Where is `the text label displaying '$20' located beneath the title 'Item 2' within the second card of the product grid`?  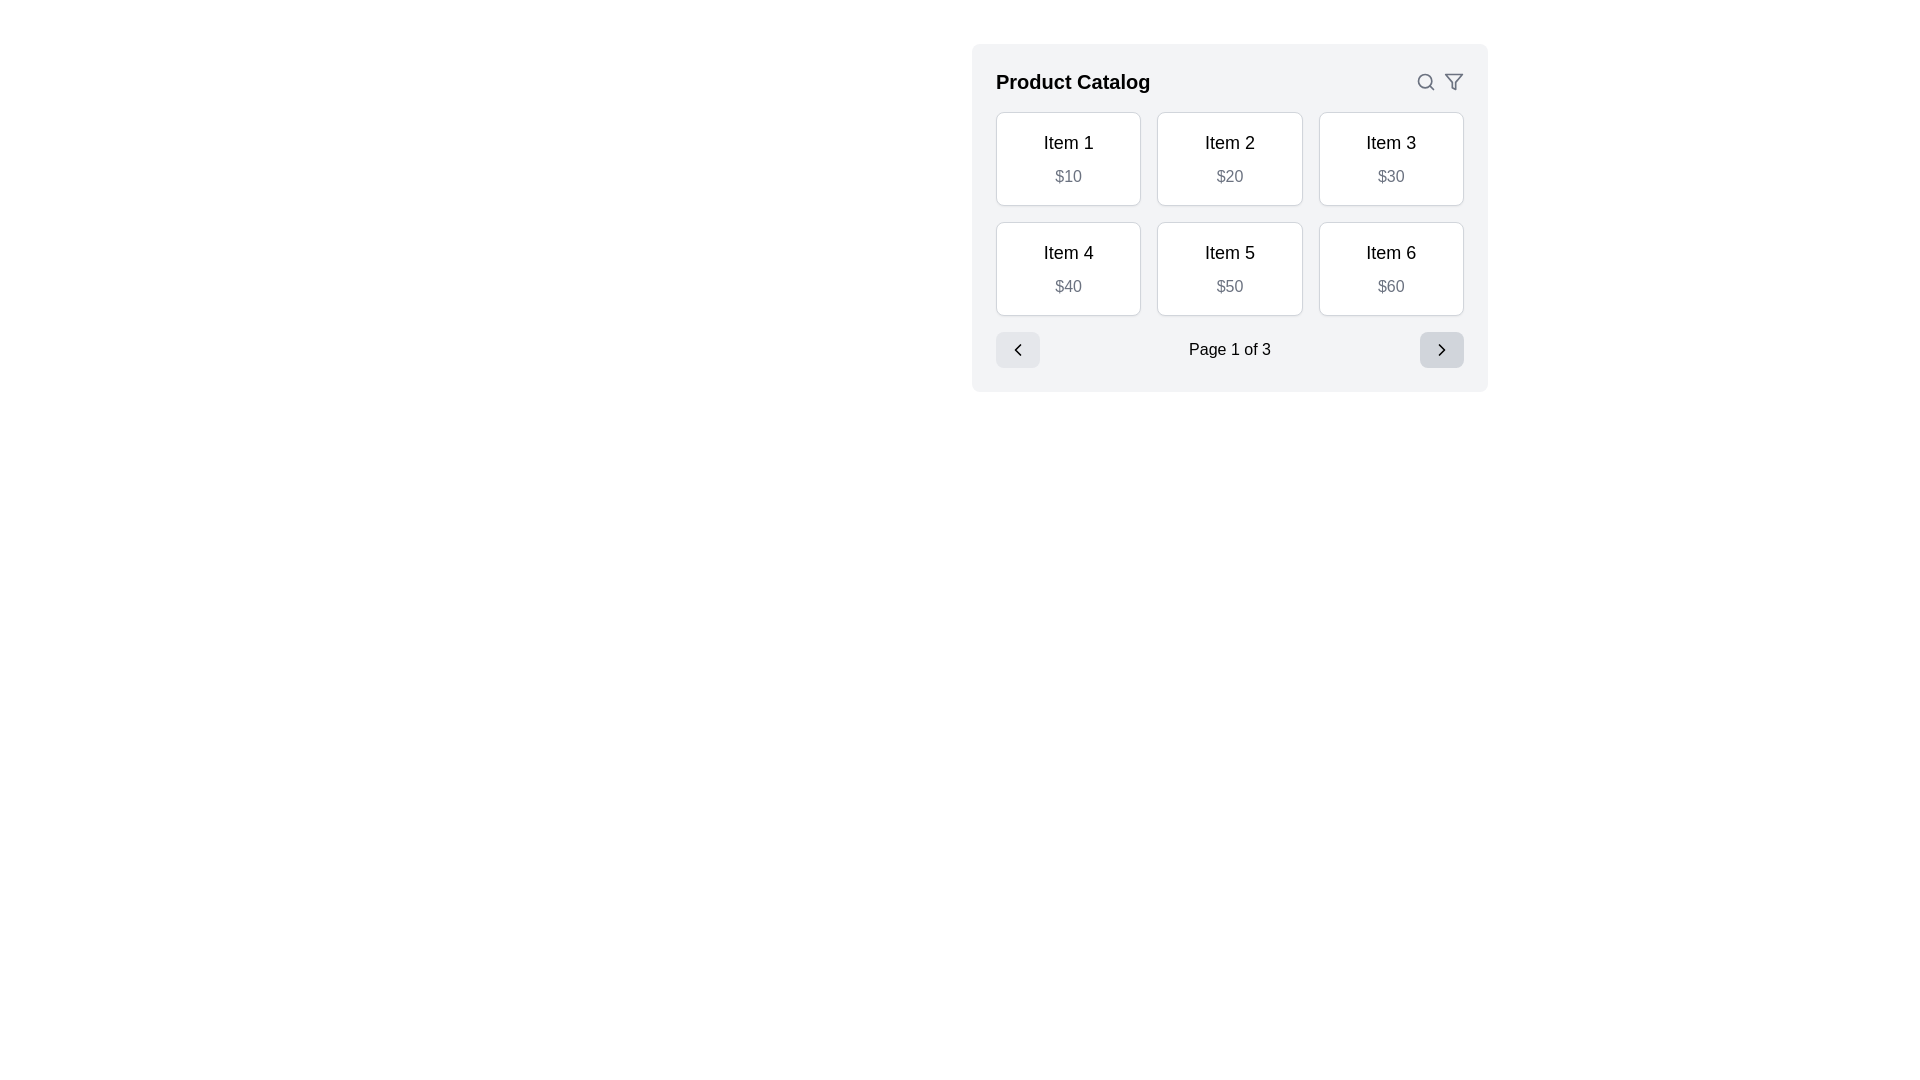
the text label displaying '$20' located beneath the title 'Item 2' within the second card of the product grid is located at coordinates (1228, 176).